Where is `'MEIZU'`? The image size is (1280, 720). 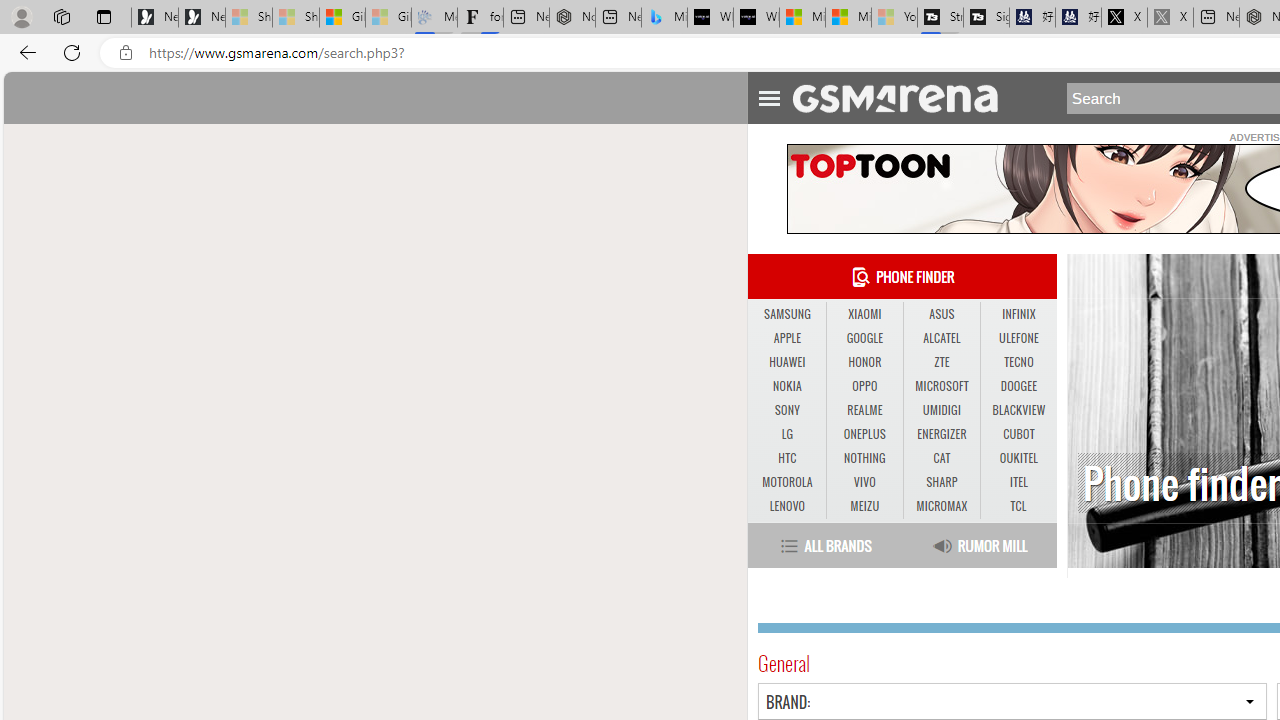 'MEIZU' is located at coordinates (864, 505).